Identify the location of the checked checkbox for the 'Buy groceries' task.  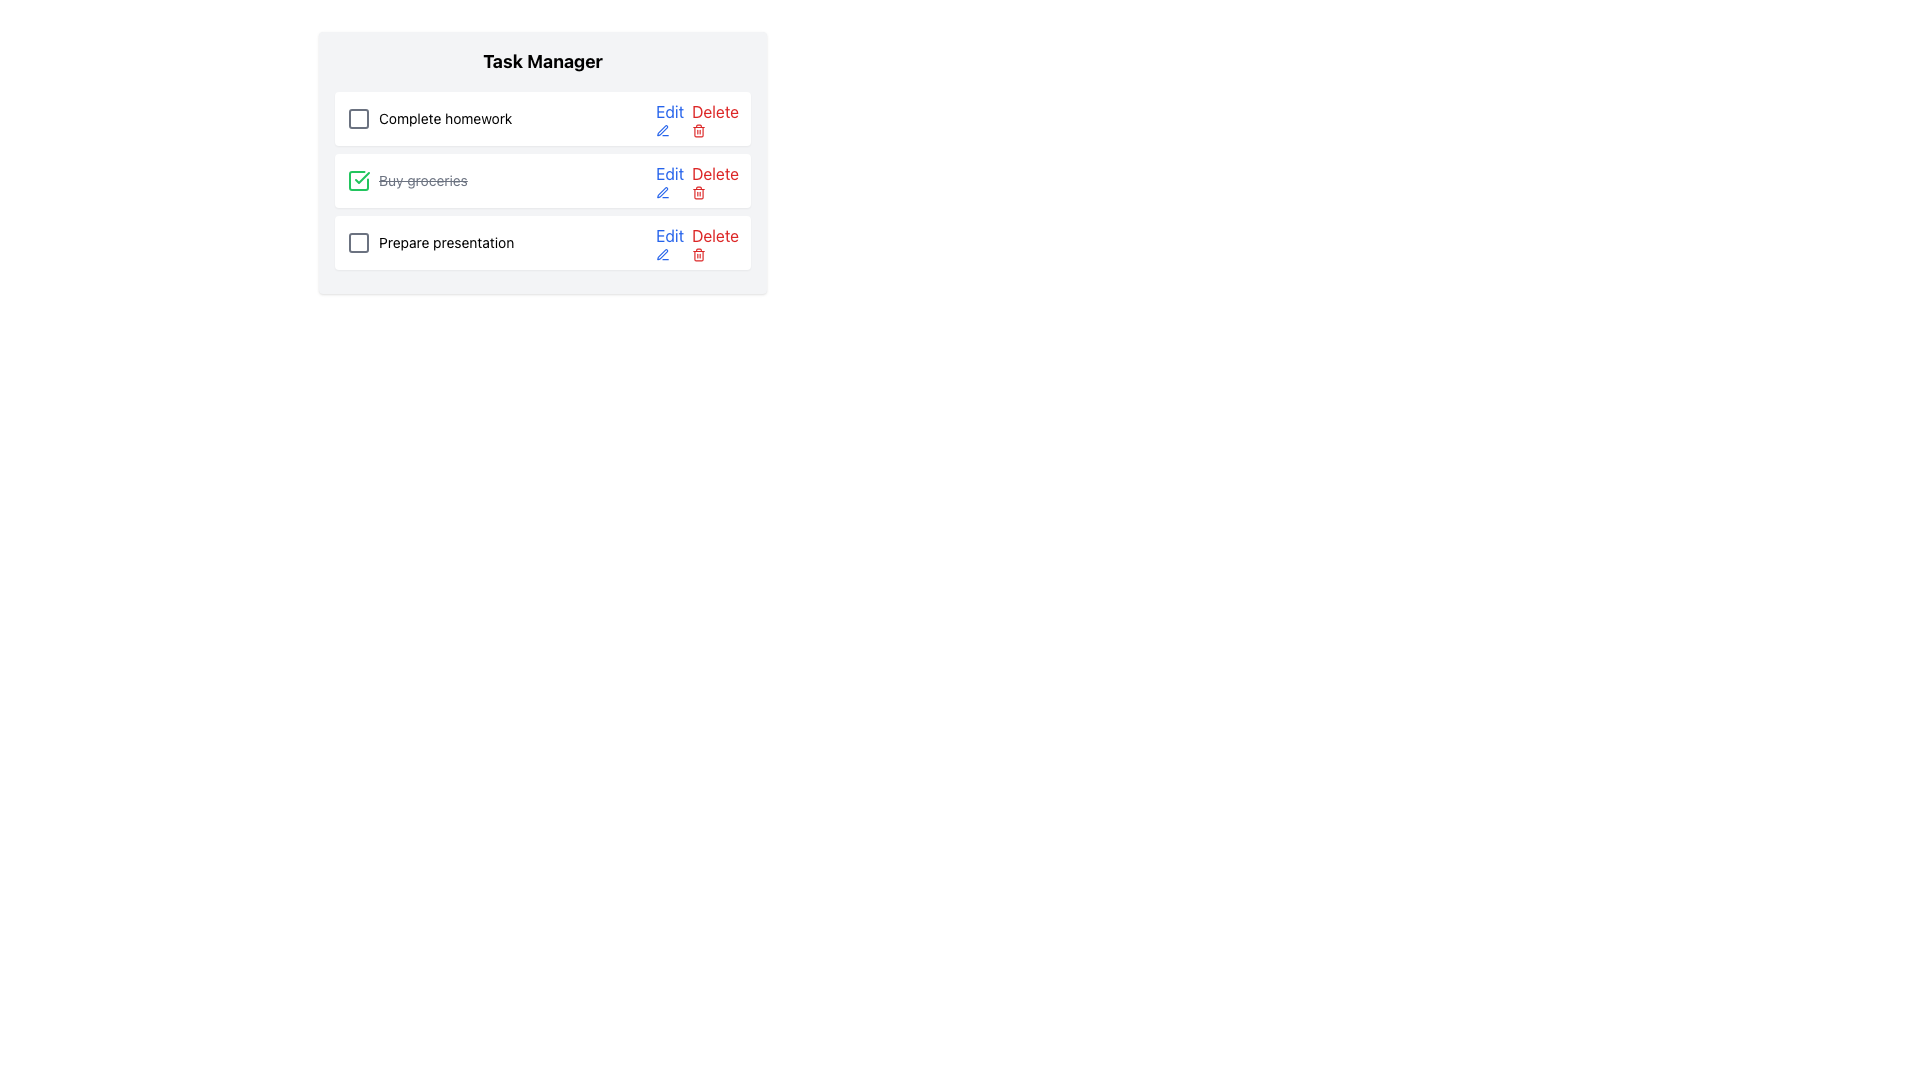
(359, 181).